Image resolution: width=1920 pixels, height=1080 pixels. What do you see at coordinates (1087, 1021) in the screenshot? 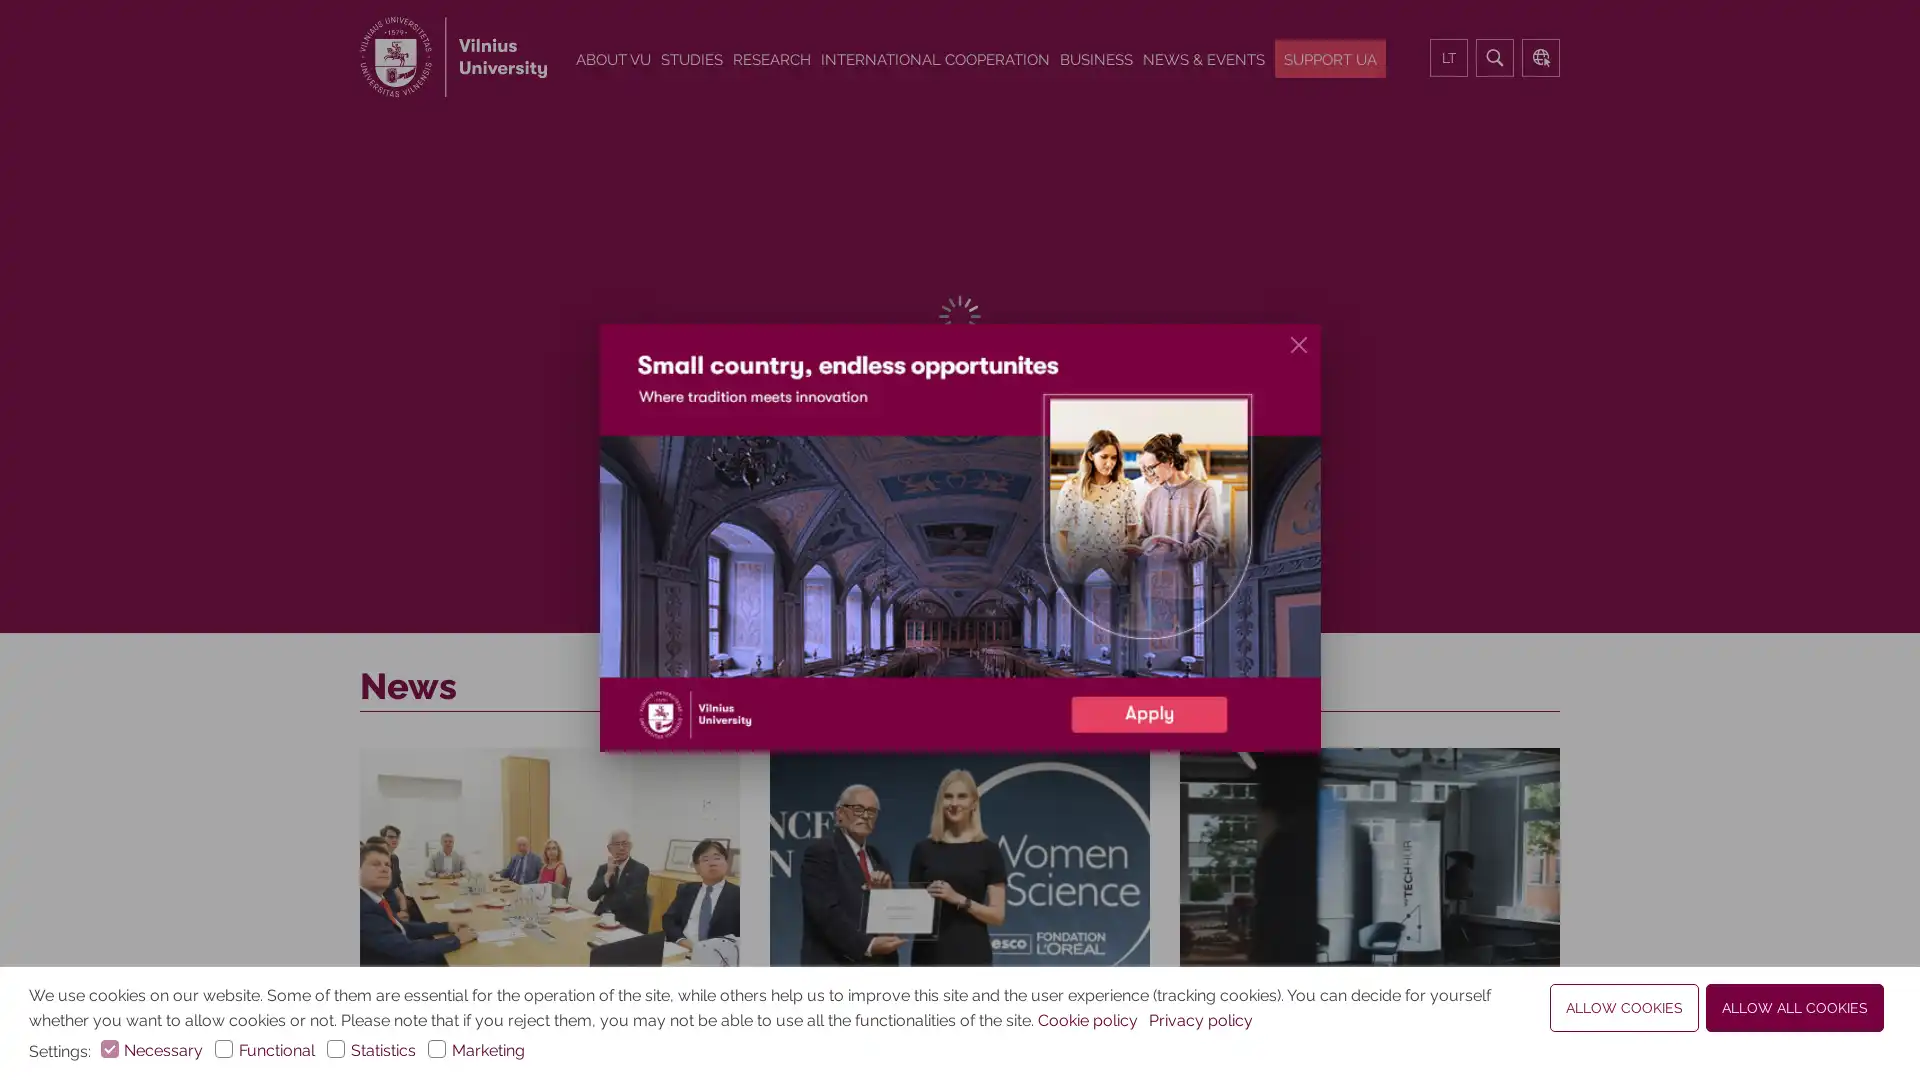
I see `cookie policy` at bounding box center [1087, 1021].